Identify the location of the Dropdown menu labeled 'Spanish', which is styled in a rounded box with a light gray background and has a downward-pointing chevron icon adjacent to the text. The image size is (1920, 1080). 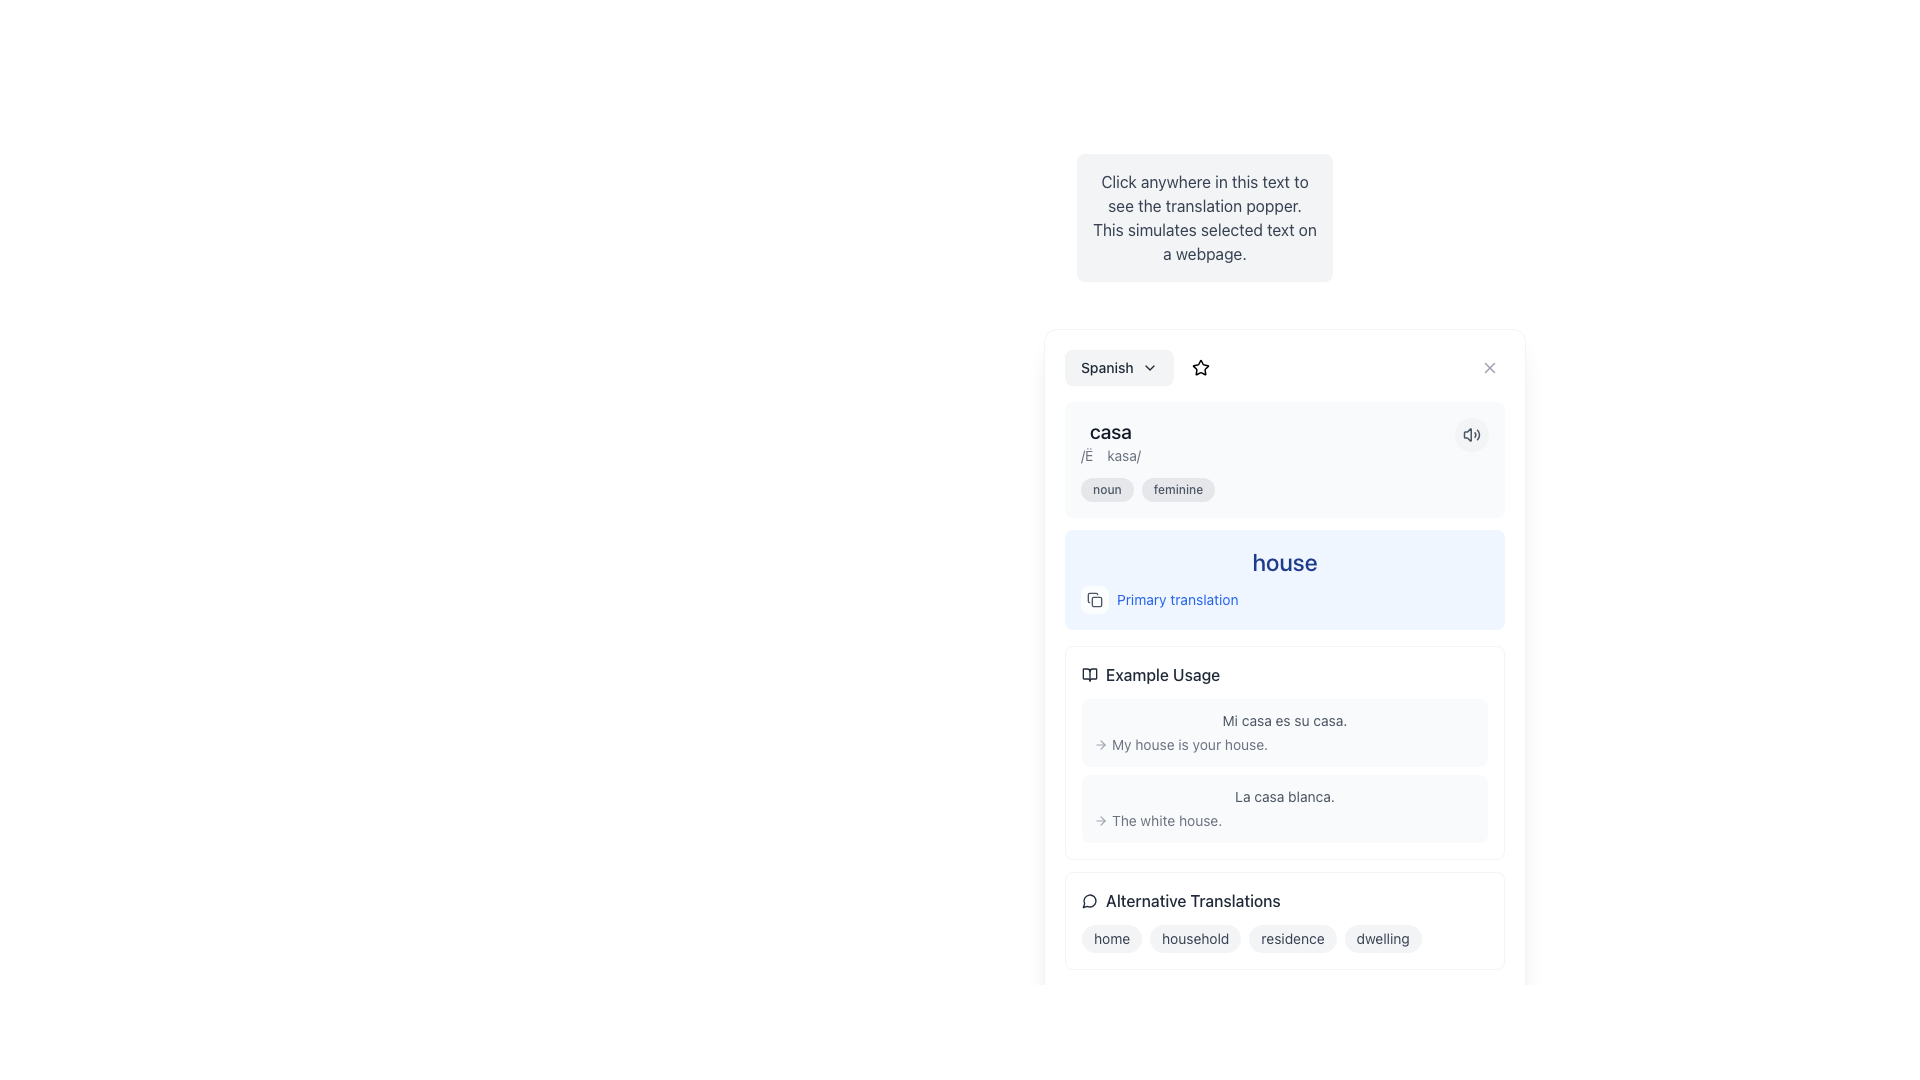
(1118, 367).